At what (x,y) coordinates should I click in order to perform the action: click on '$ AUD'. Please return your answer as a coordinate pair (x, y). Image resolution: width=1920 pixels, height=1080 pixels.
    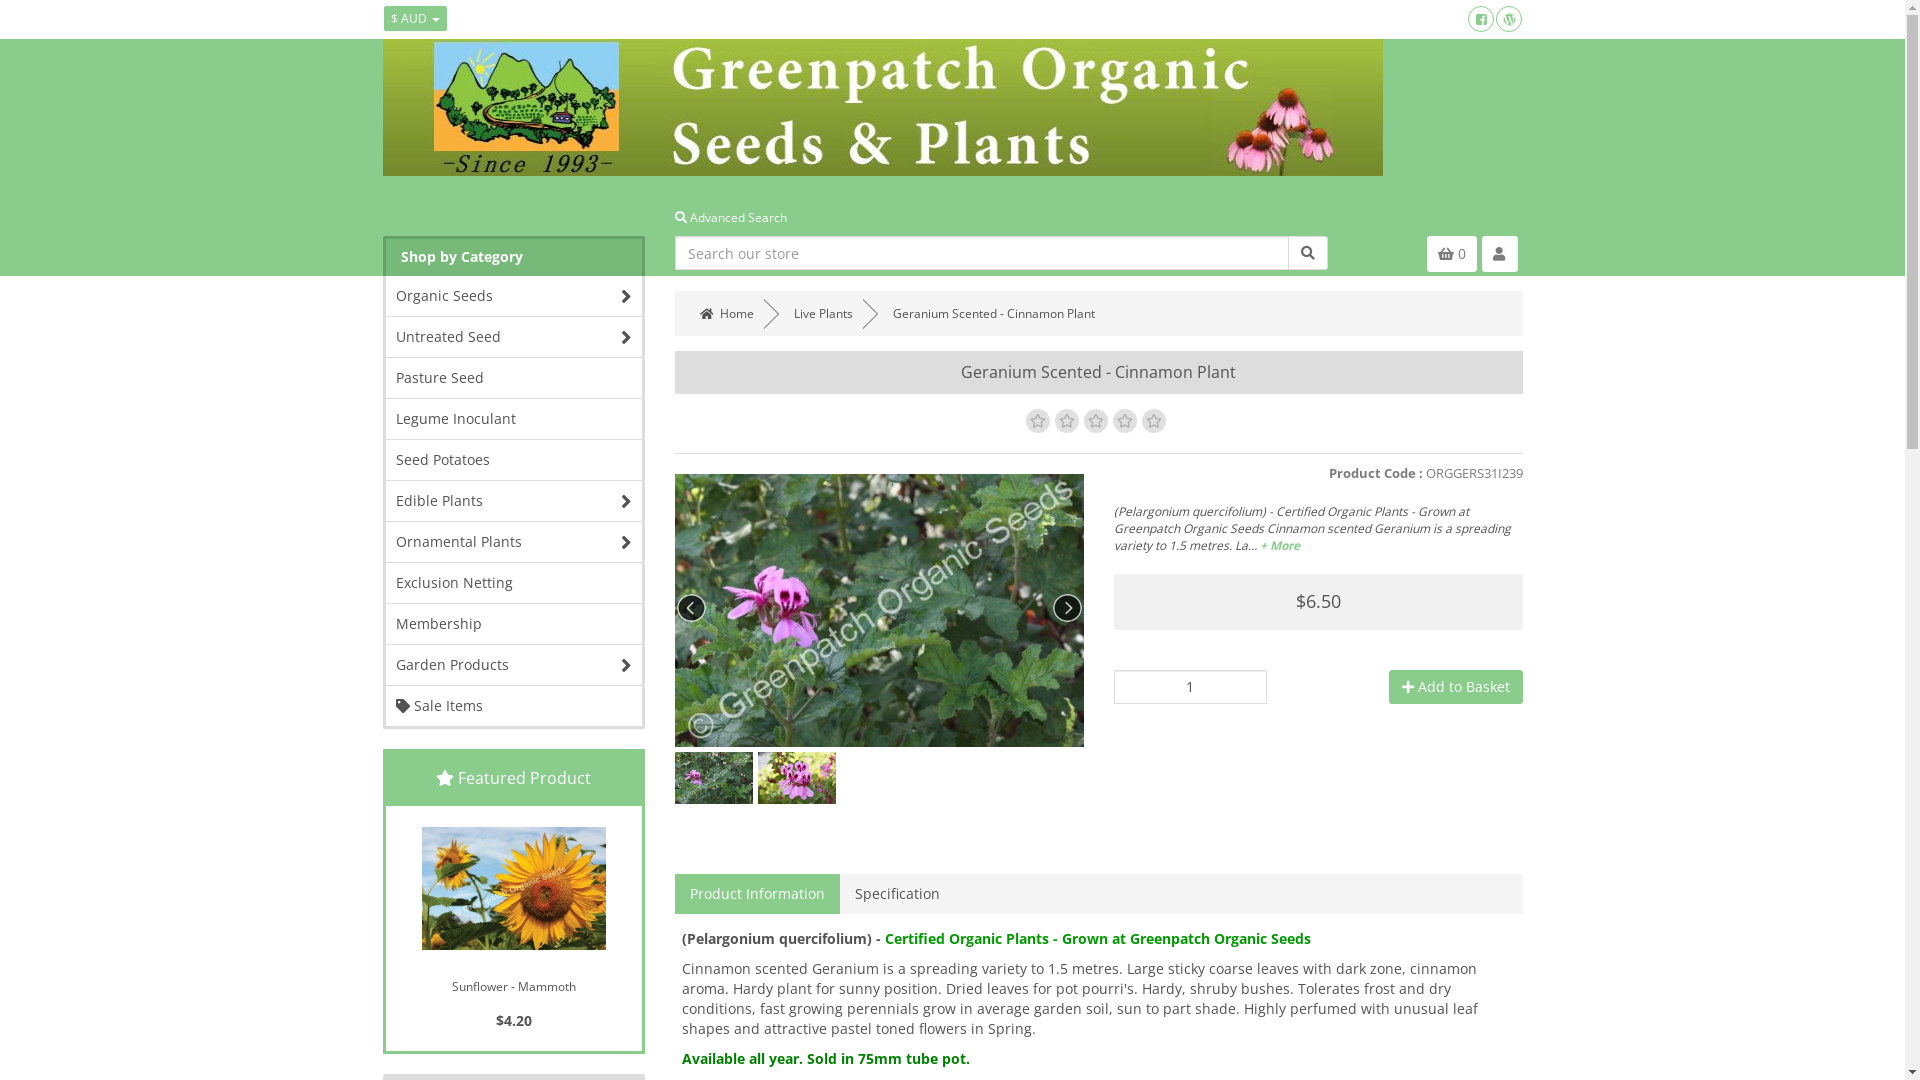
    Looking at the image, I should click on (414, 18).